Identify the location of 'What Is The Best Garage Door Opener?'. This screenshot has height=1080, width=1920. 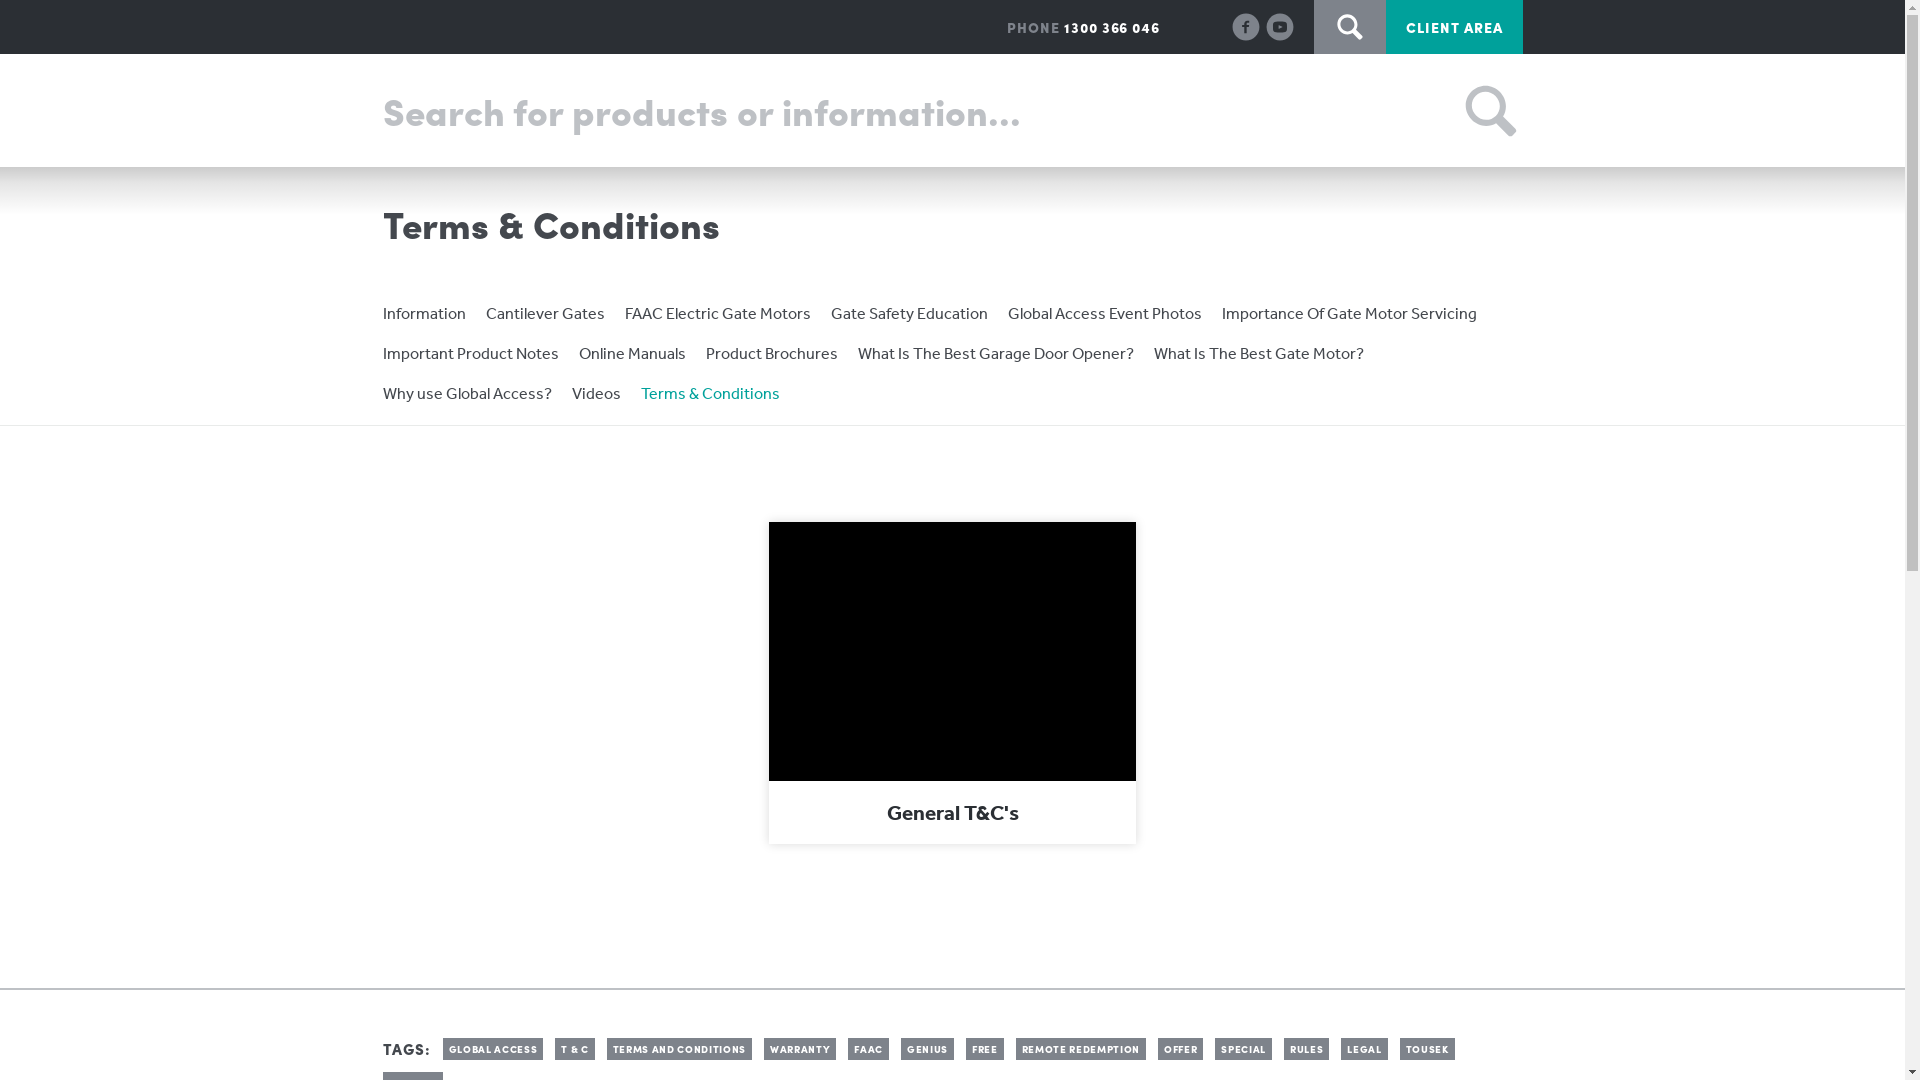
(858, 352).